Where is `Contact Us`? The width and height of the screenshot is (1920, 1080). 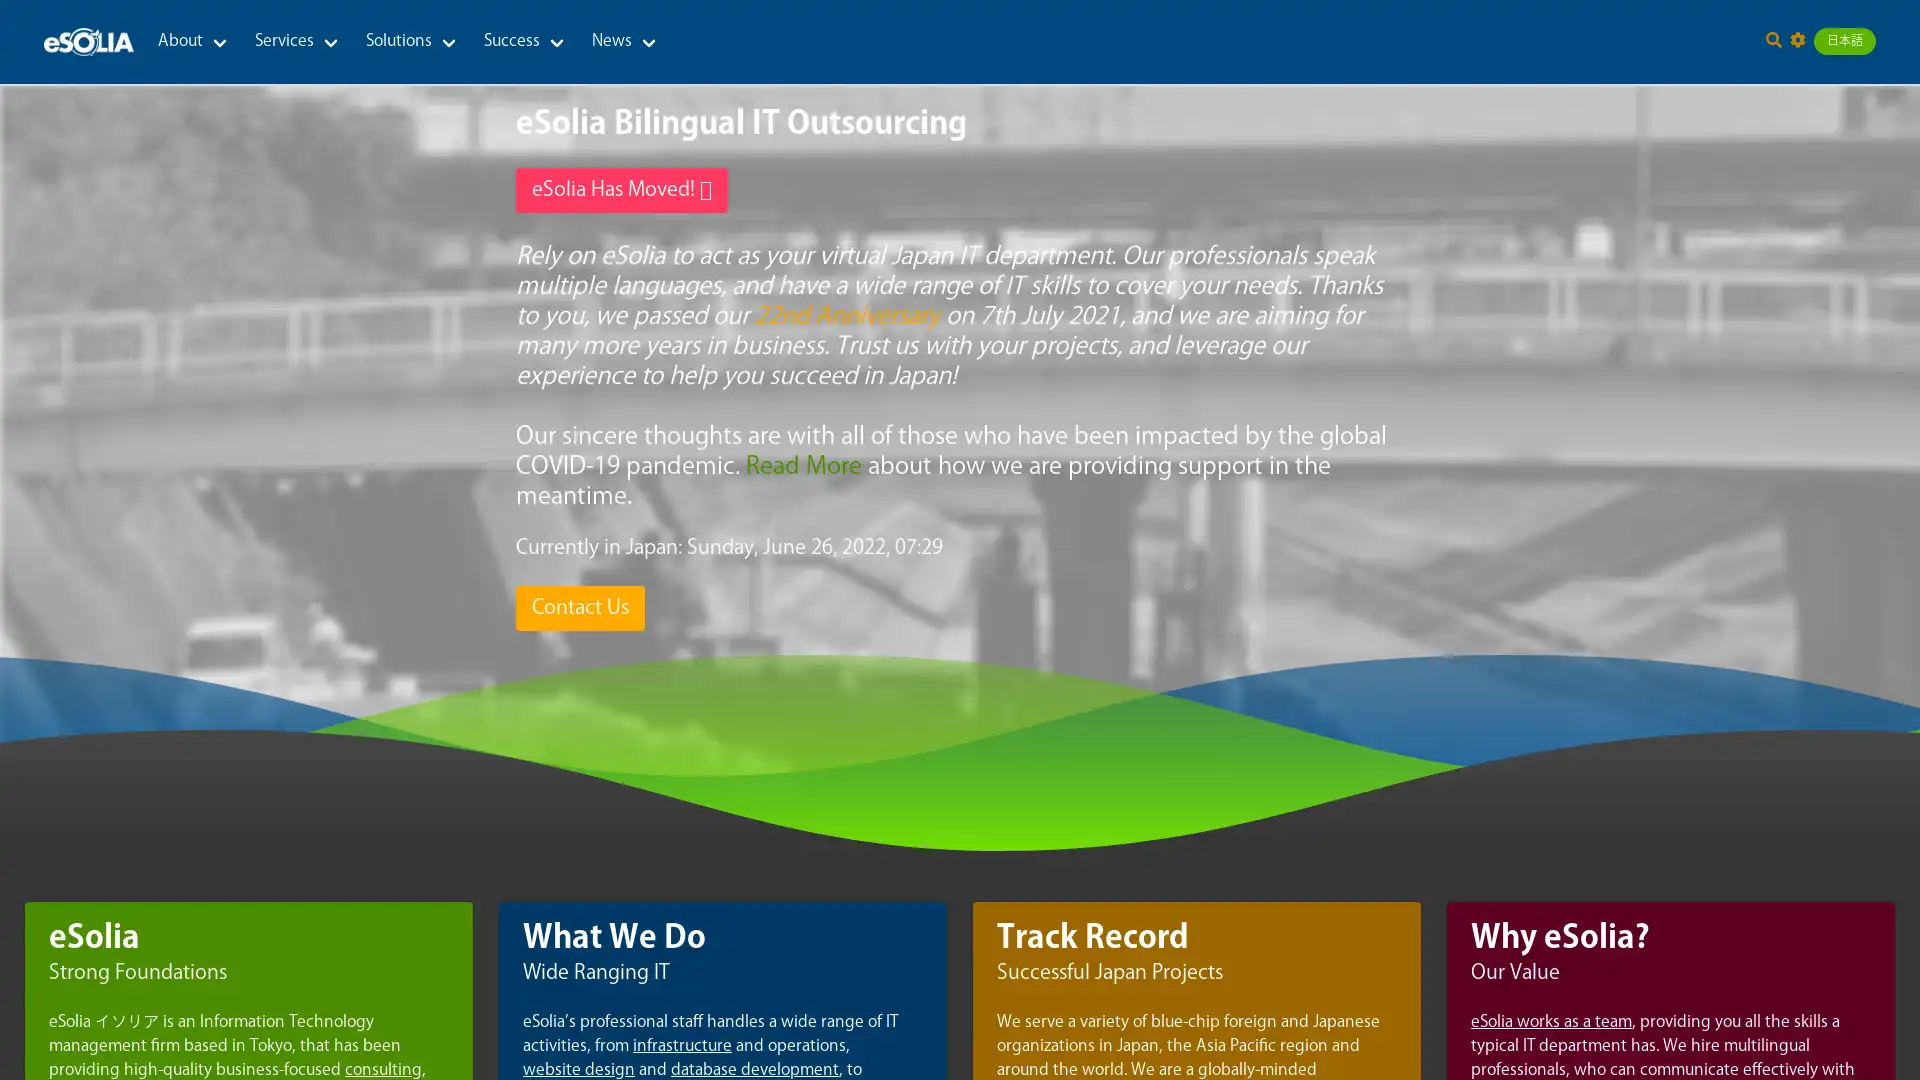
Contact Us is located at coordinates (579, 607).